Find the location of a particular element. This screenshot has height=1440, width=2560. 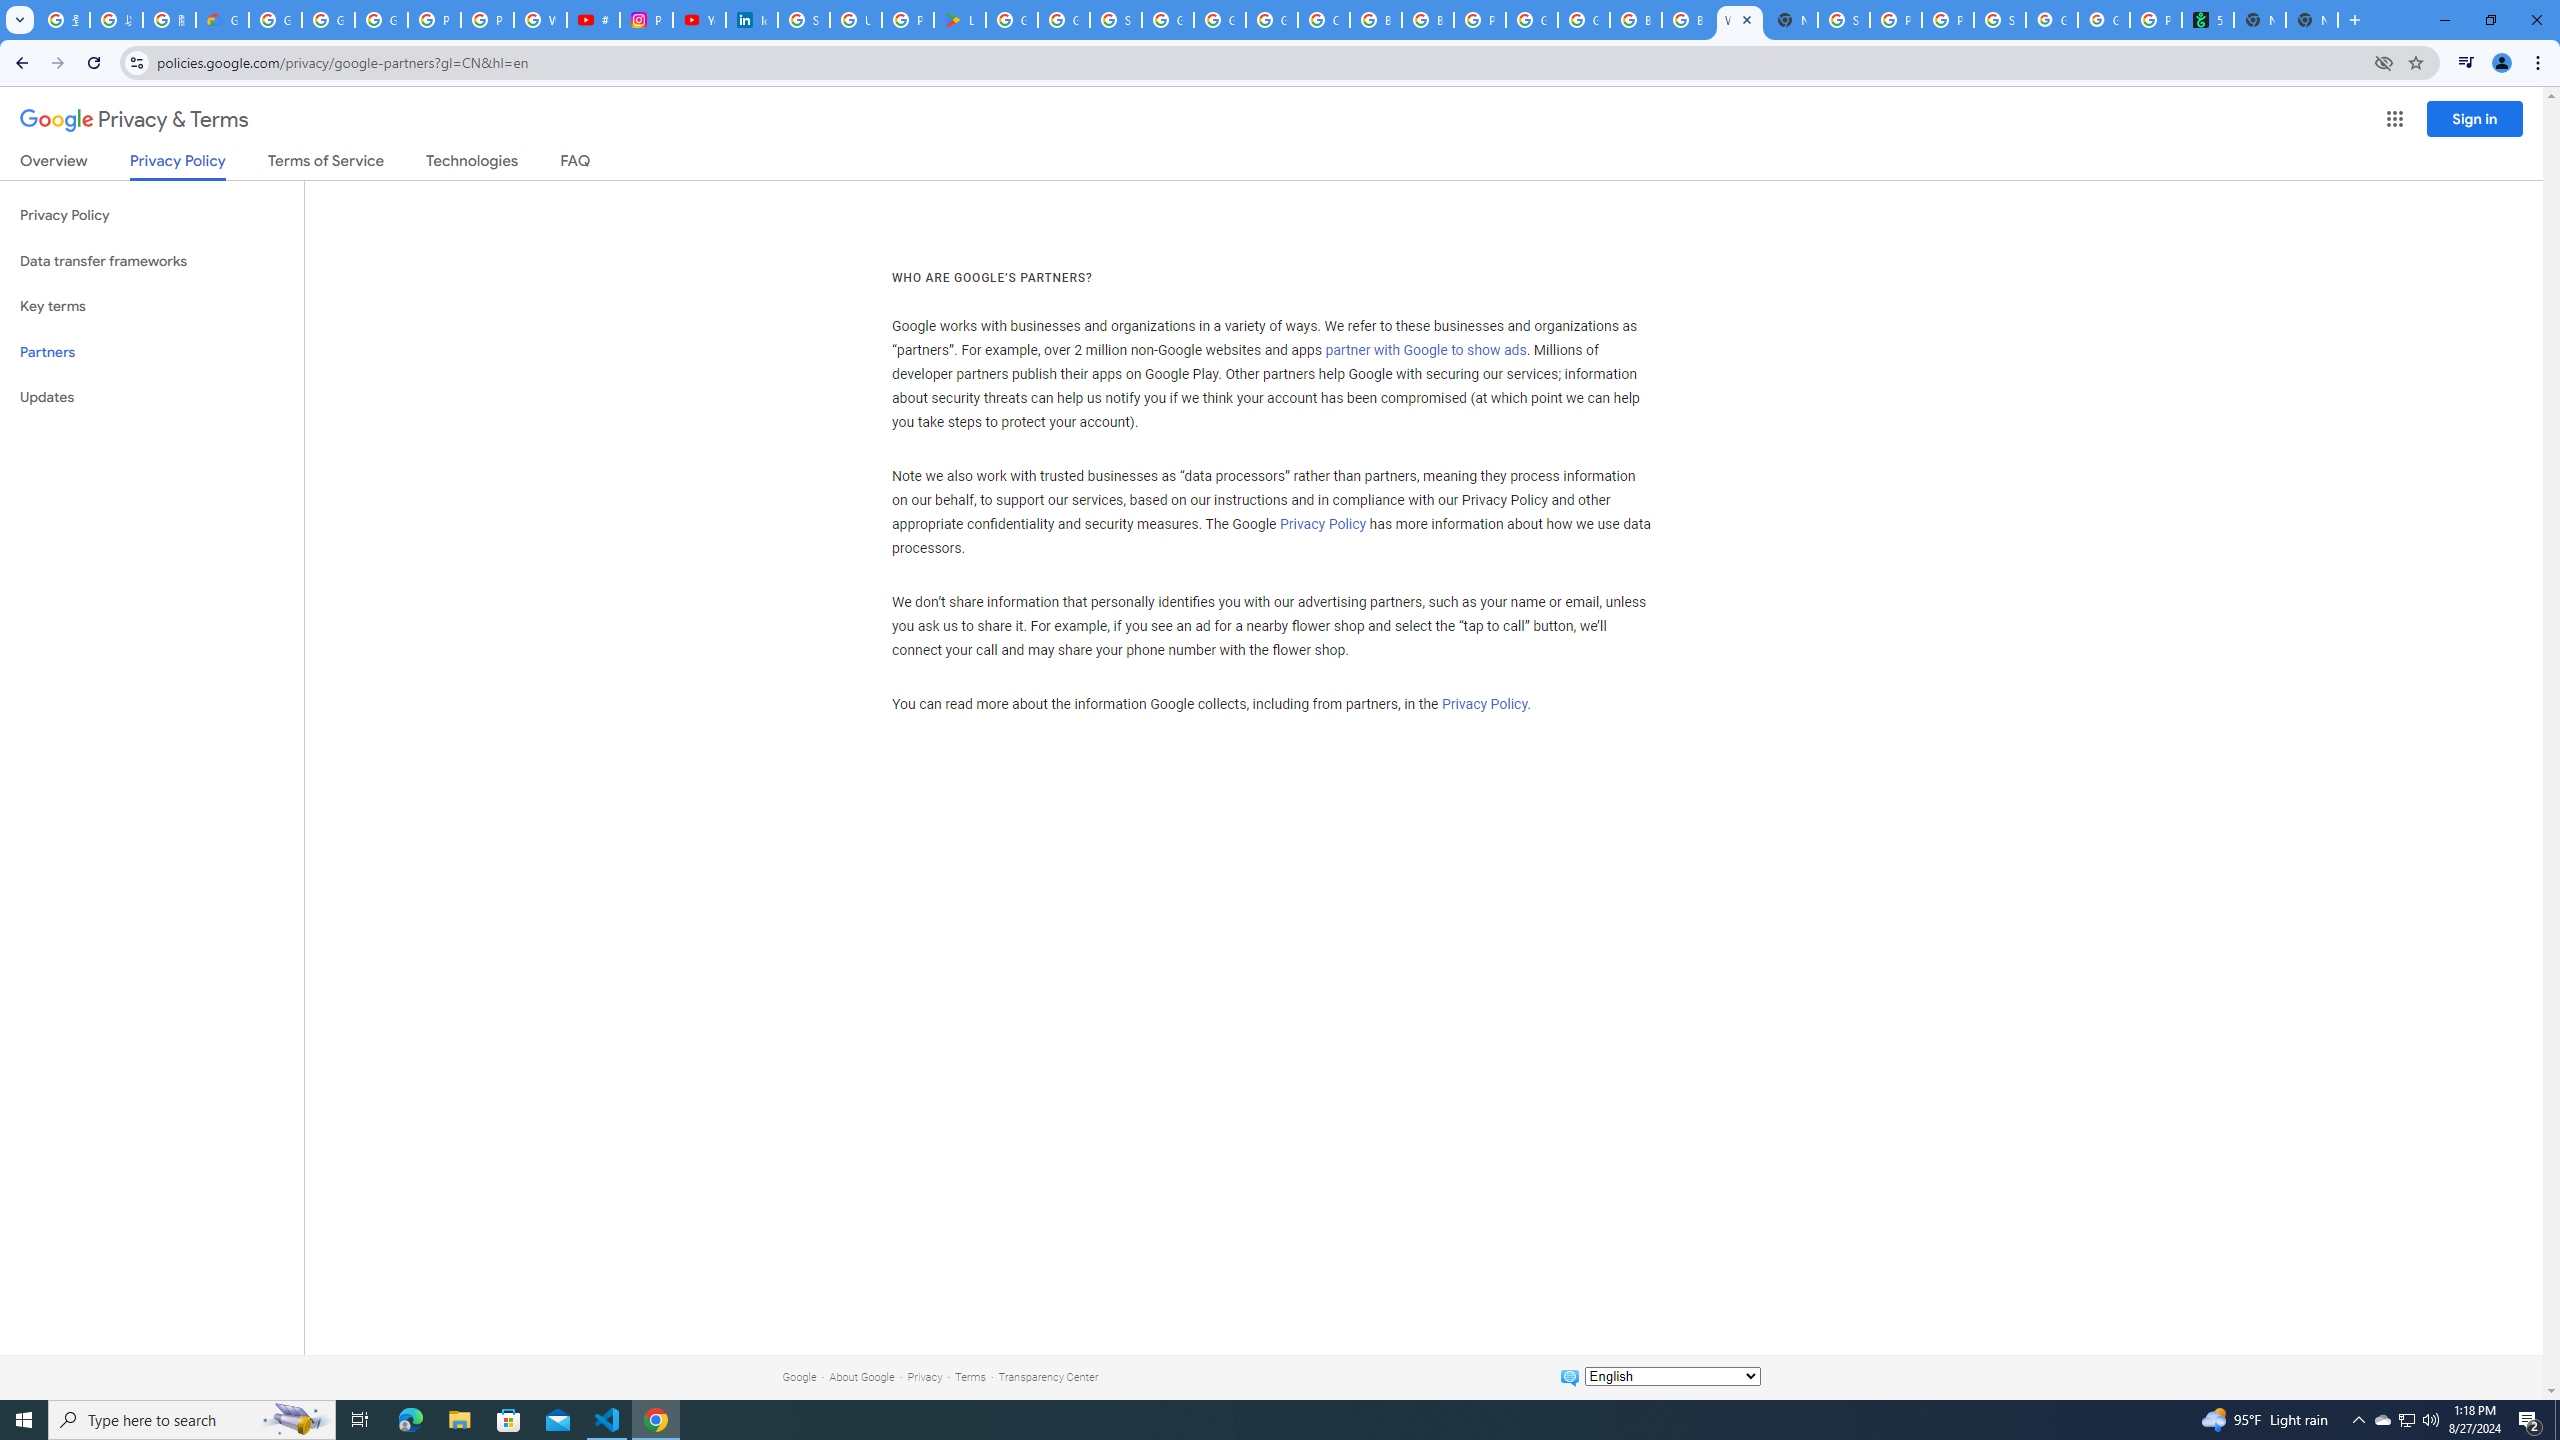

'Privacy' is located at coordinates (924, 1376).